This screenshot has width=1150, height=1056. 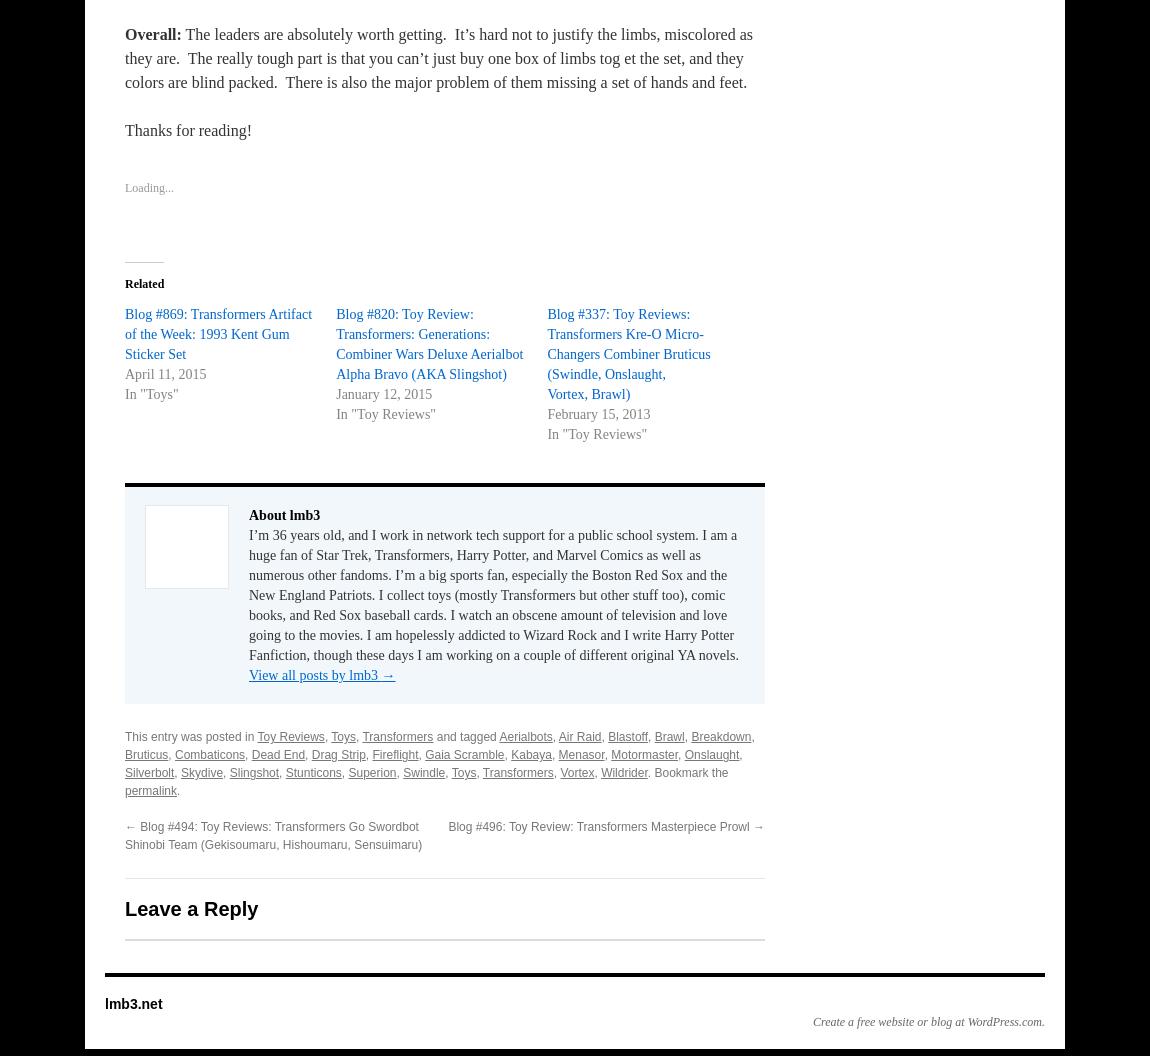 What do you see at coordinates (683, 754) in the screenshot?
I see `'Onslaught'` at bounding box center [683, 754].